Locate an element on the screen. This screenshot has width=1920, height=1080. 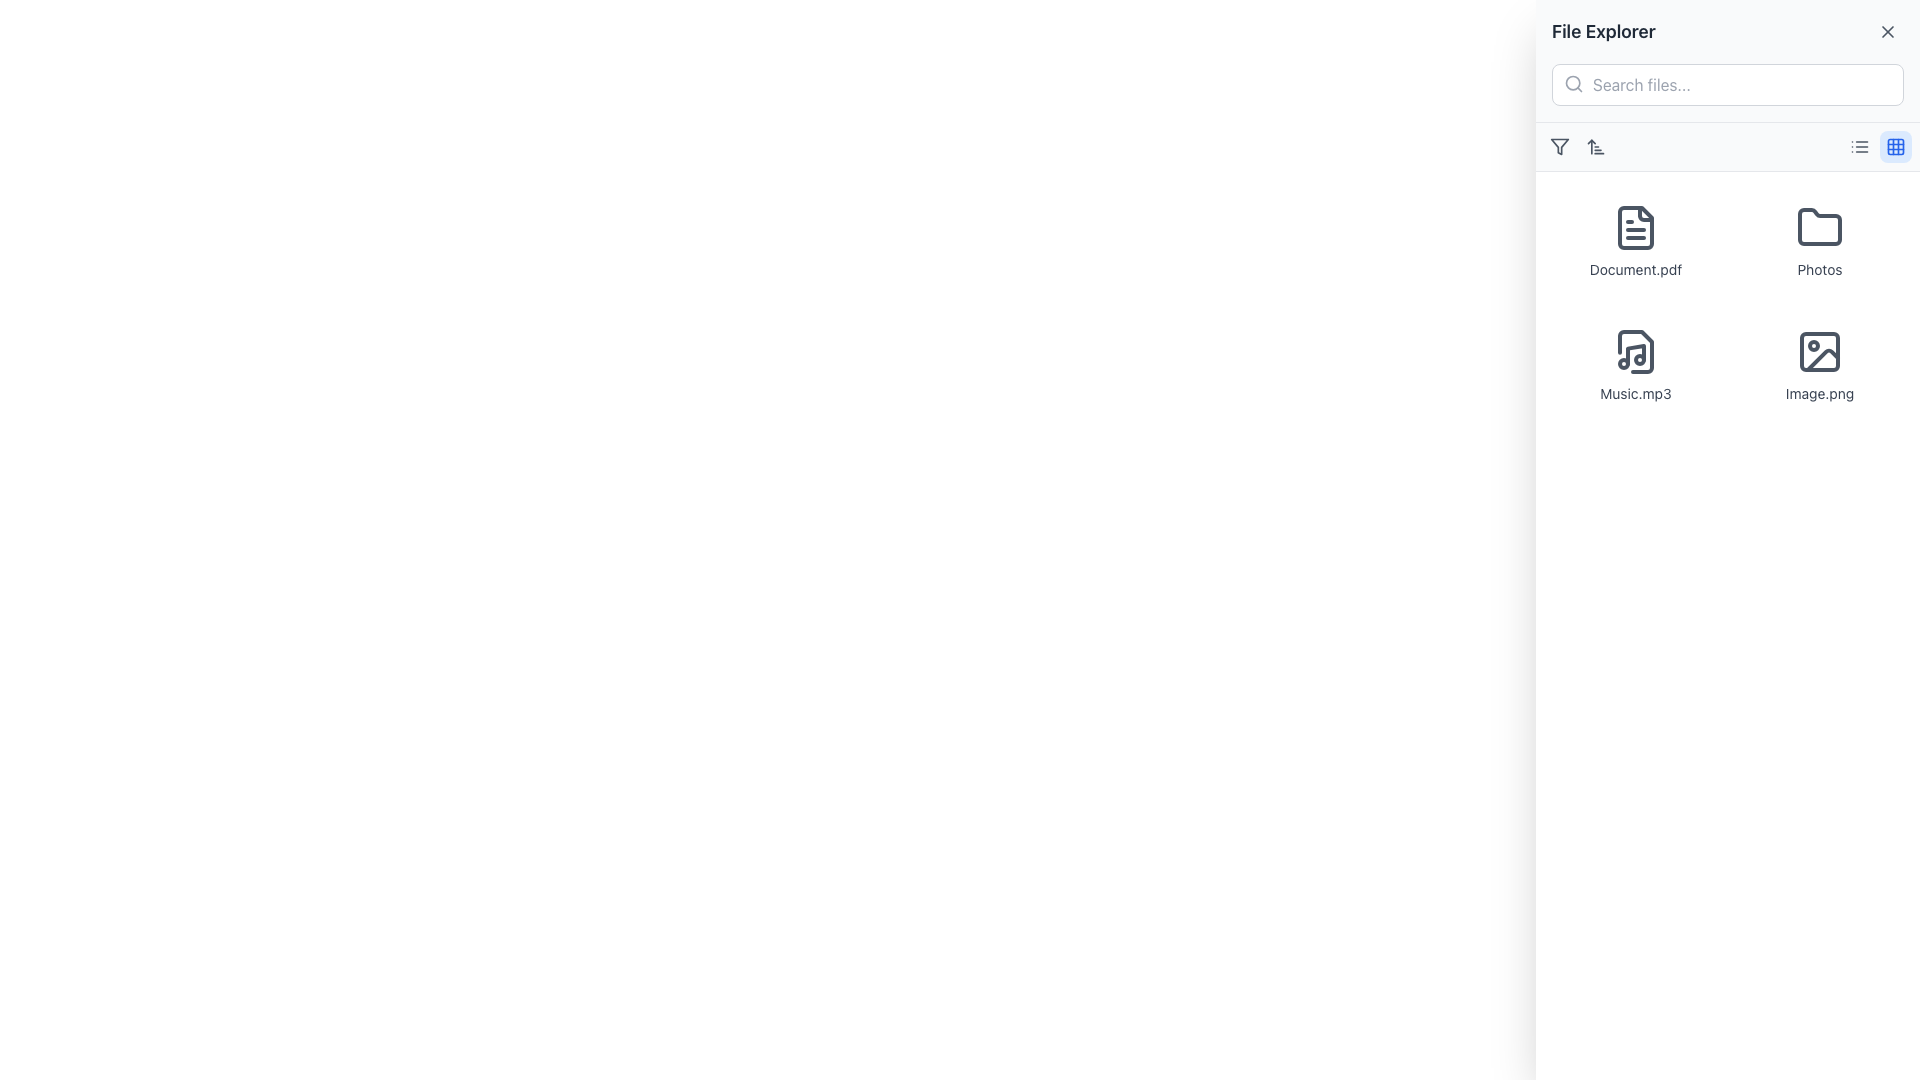
the filter icon button located on the upper section of the interface, to the left of the sorting icon is located at coordinates (1559, 145).